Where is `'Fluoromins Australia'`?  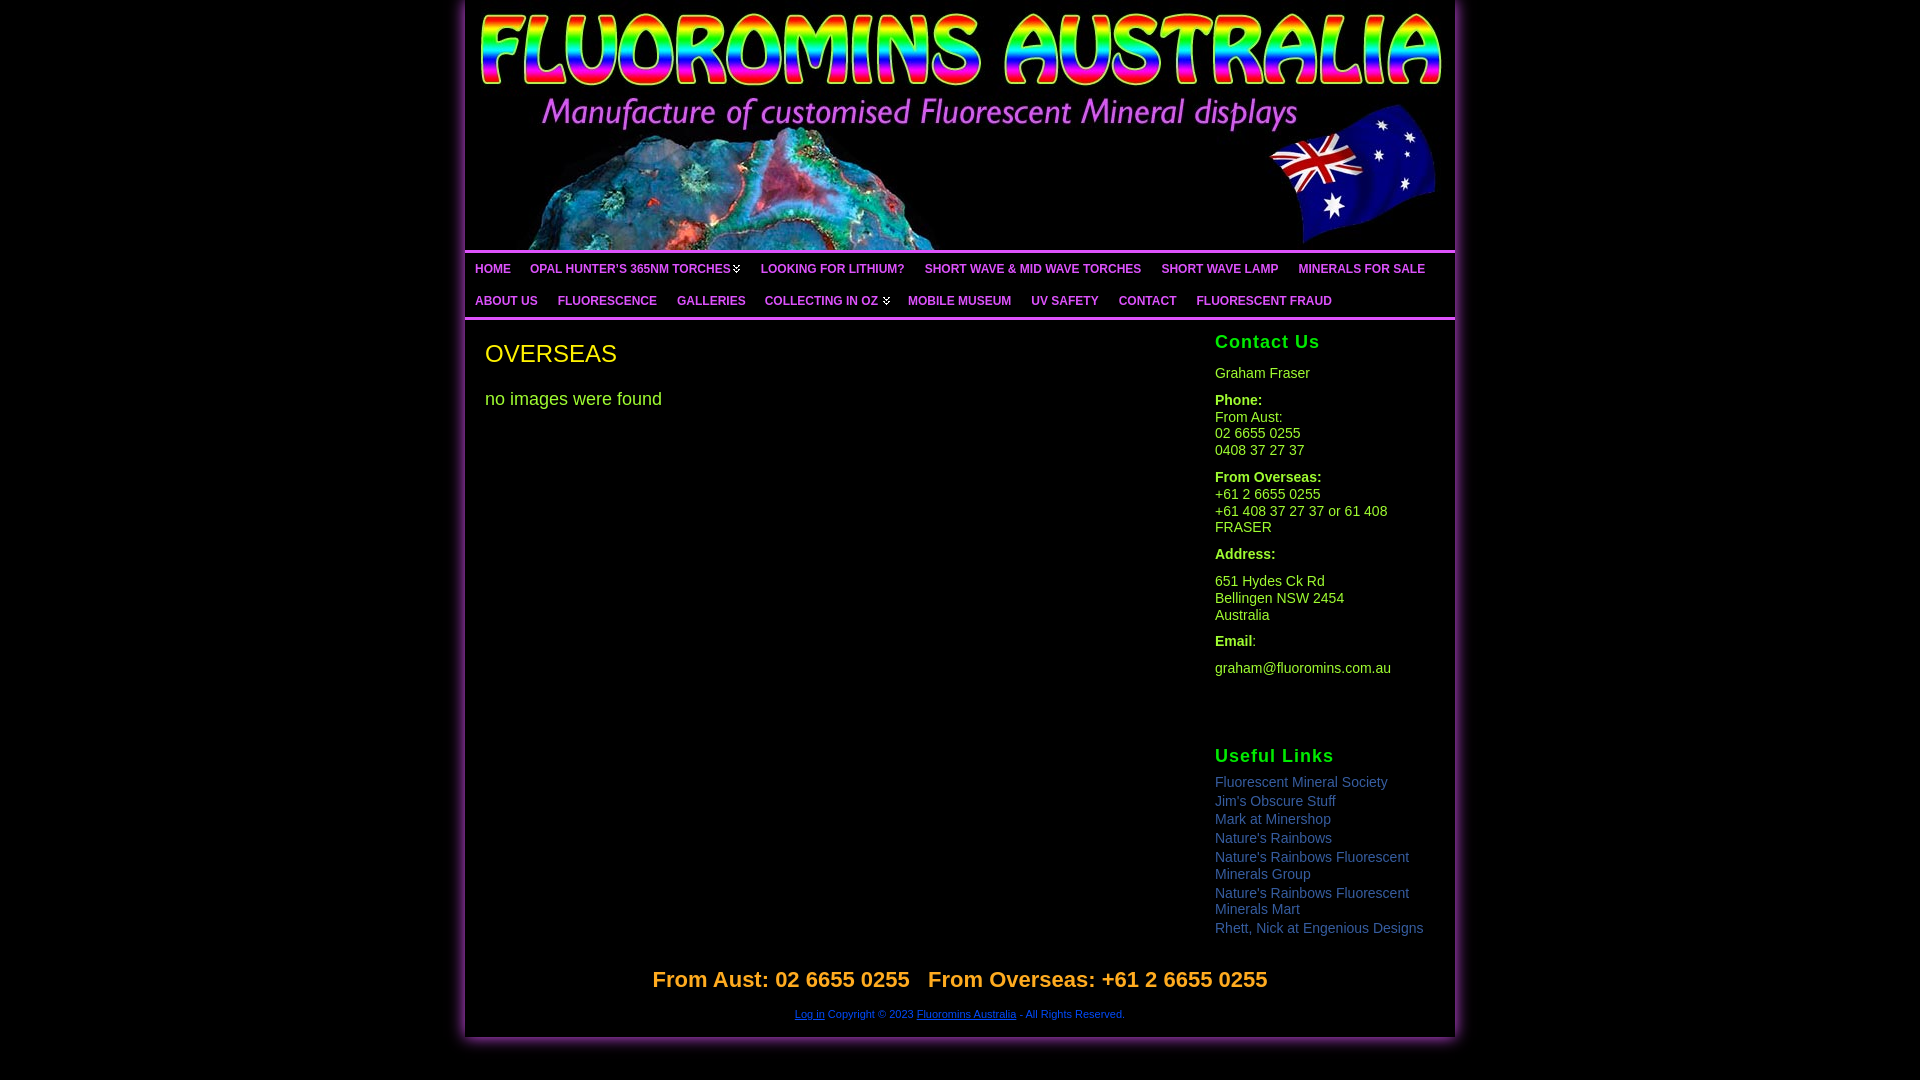 'Fluoromins Australia' is located at coordinates (960, 124).